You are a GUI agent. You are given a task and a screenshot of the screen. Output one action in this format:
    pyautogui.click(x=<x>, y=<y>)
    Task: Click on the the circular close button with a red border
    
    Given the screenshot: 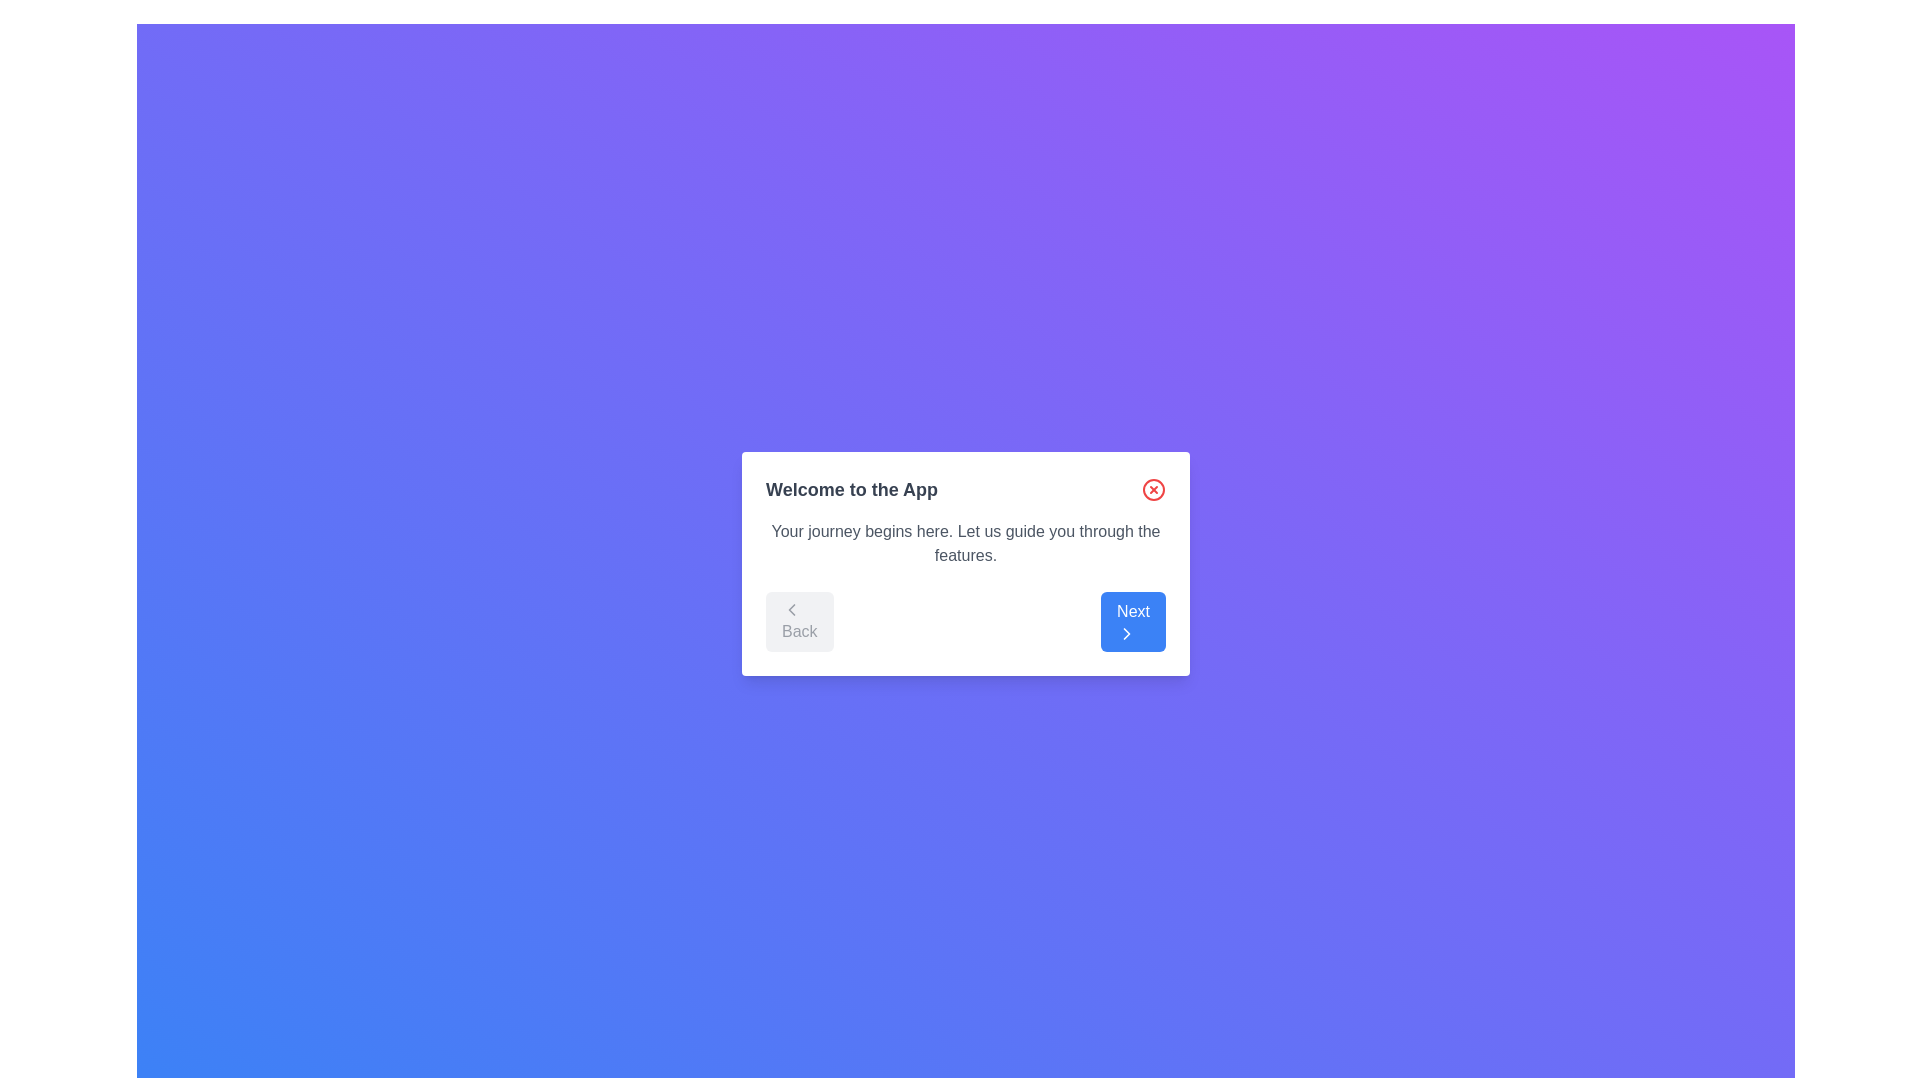 What is the action you would take?
    pyautogui.click(x=1153, y=489)
    